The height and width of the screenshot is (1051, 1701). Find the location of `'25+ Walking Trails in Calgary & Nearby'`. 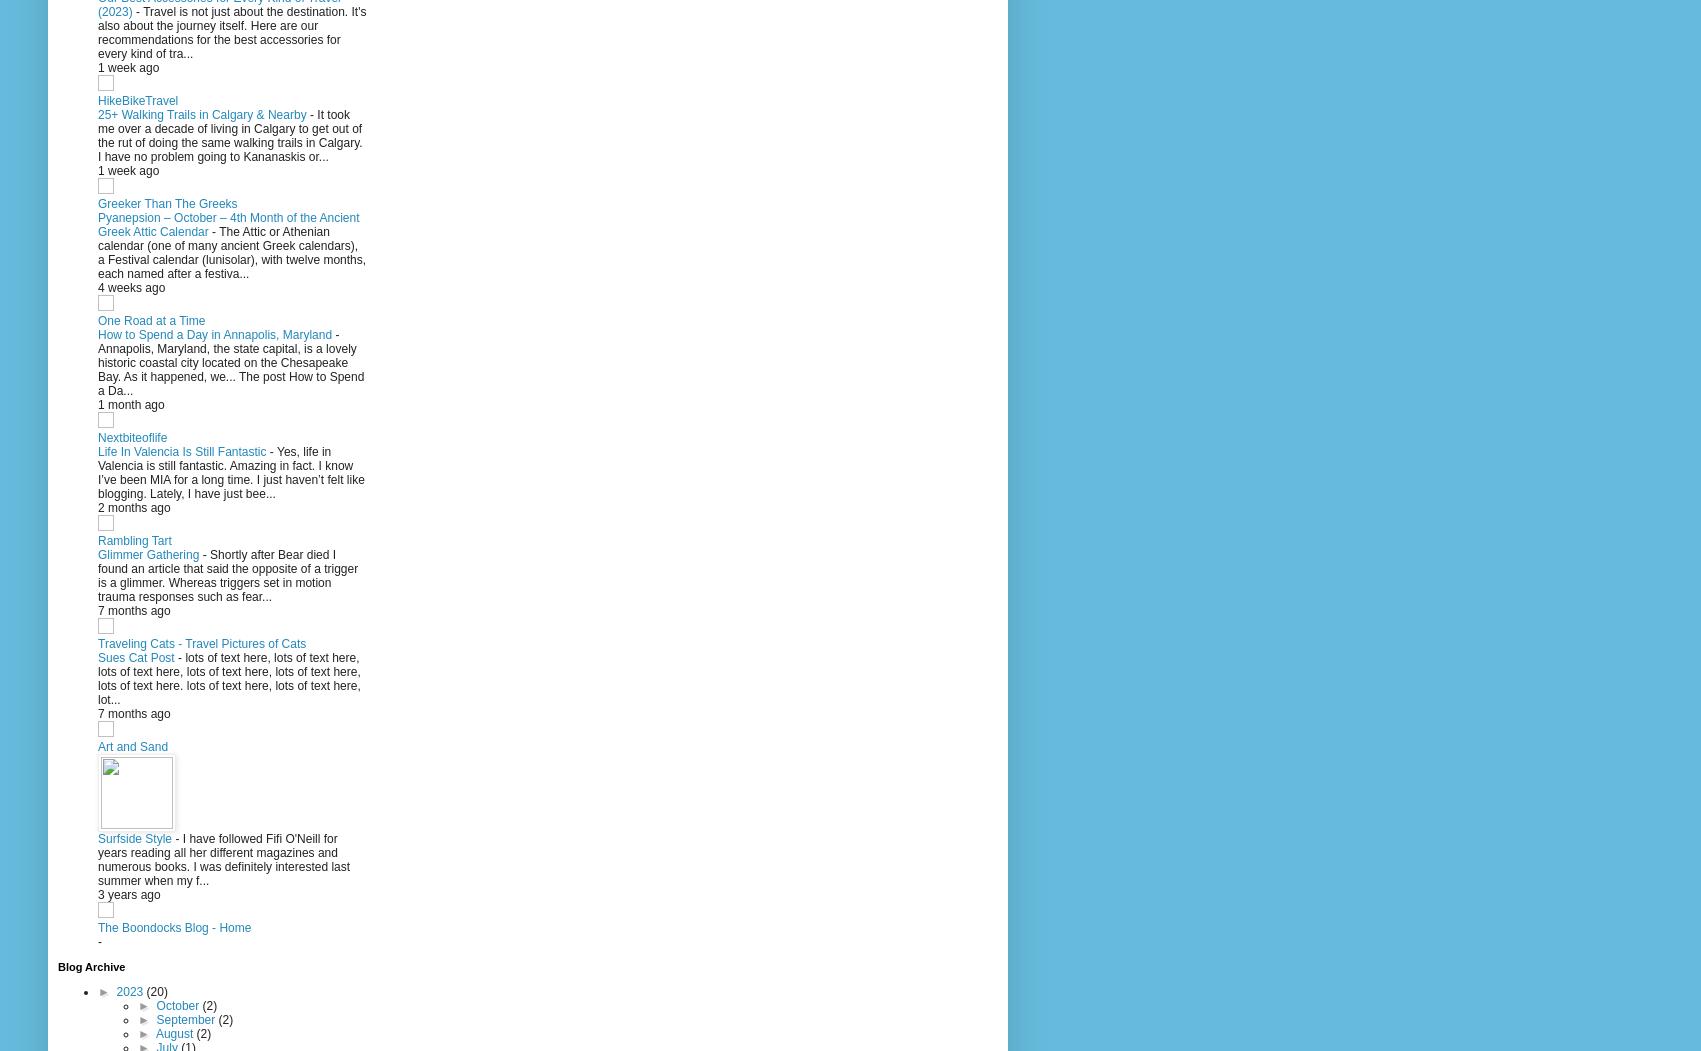

'25+ Walking Trails in Calgary & Nearby' is located at coordinates (202, 114).